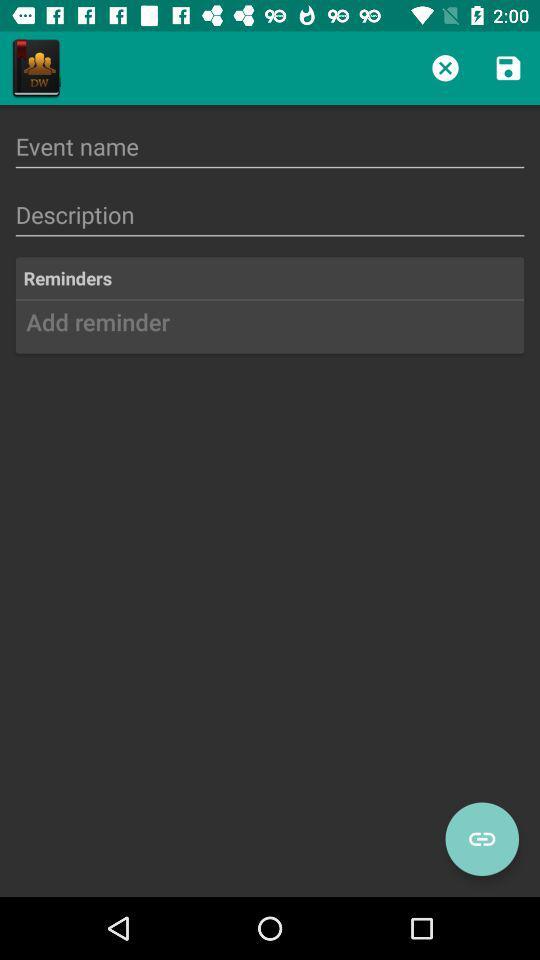 This screenshot has height=960, width=540. What do you see at coordinates (481, 839) in the screenshot?
I see `icon below the add reminder` at bounding box center [481, 839].